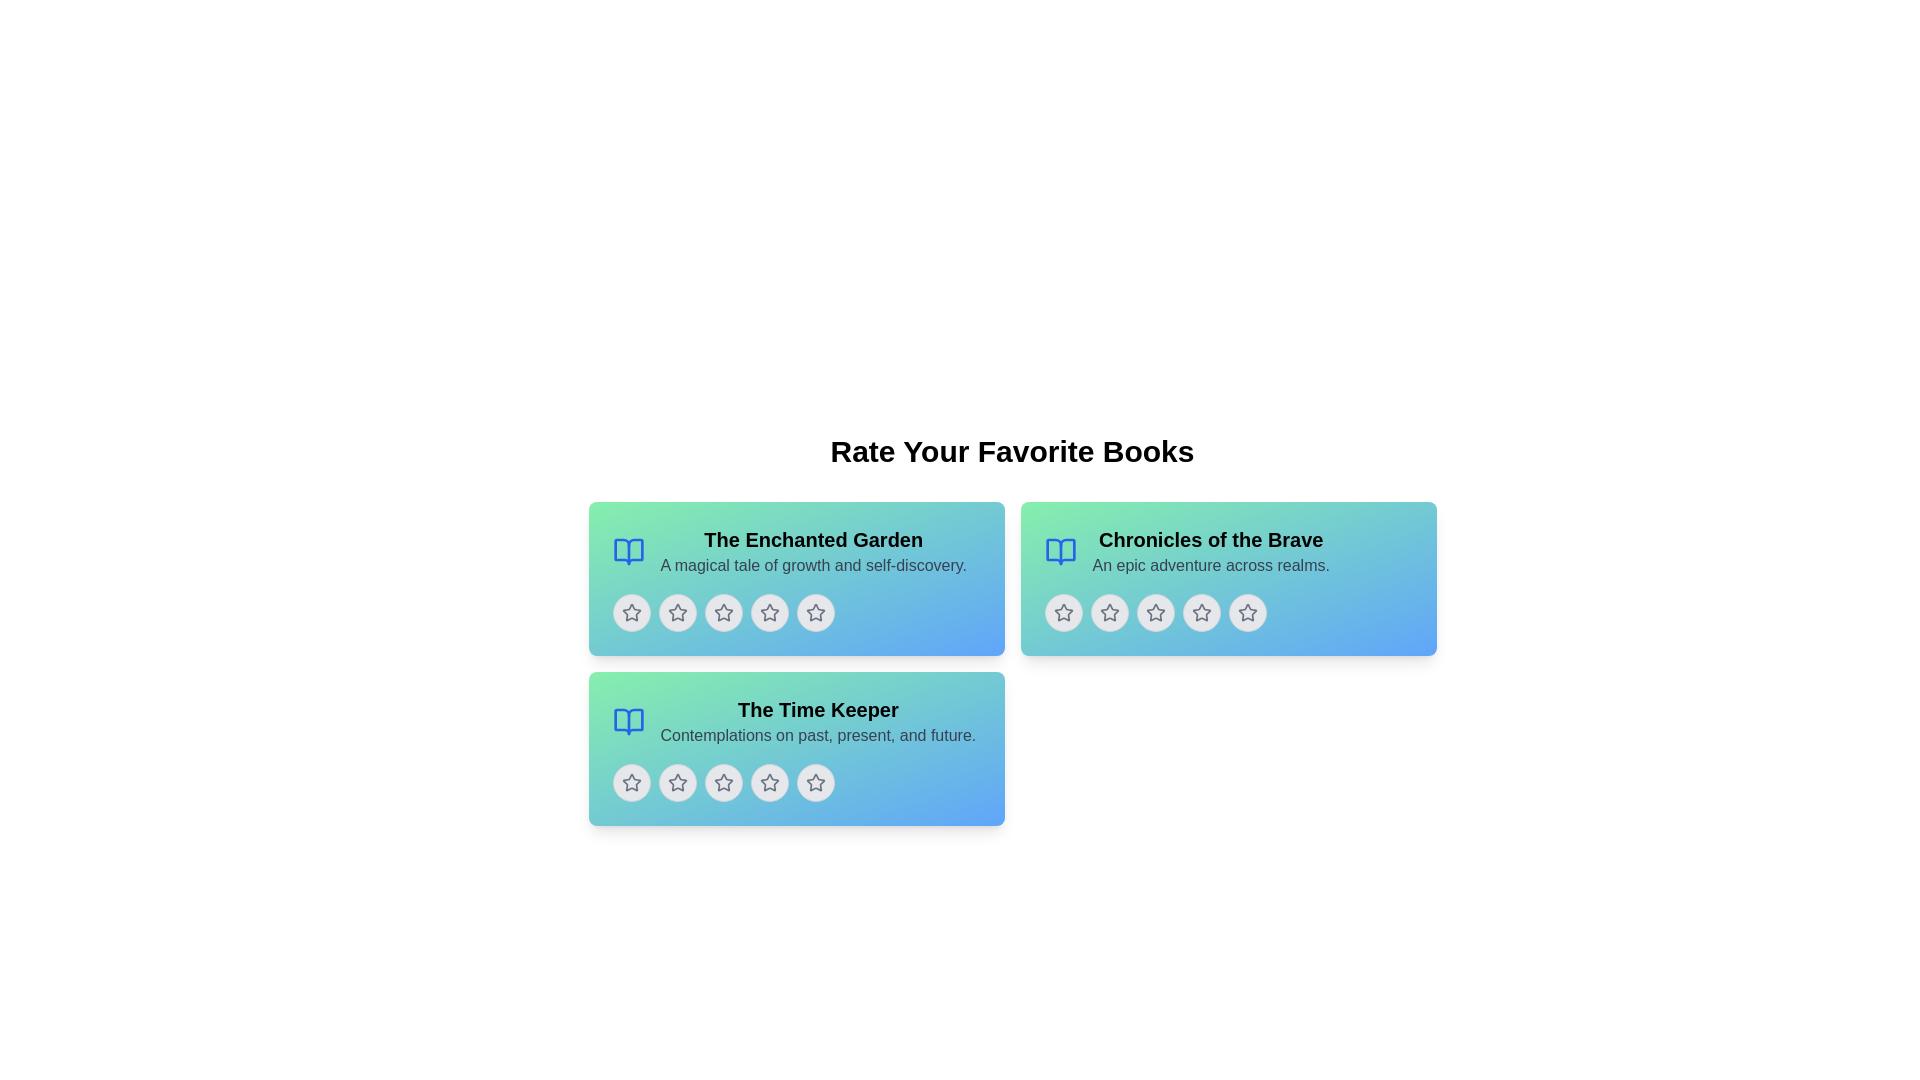 This screenshot has height=1080, width=1920. Describe the element at coordinates (627, 721) in the screenshot. I see `the small blue graphical icon resembling an open book located in the top-left corner of the 'The Time Keeper' card` at that location.